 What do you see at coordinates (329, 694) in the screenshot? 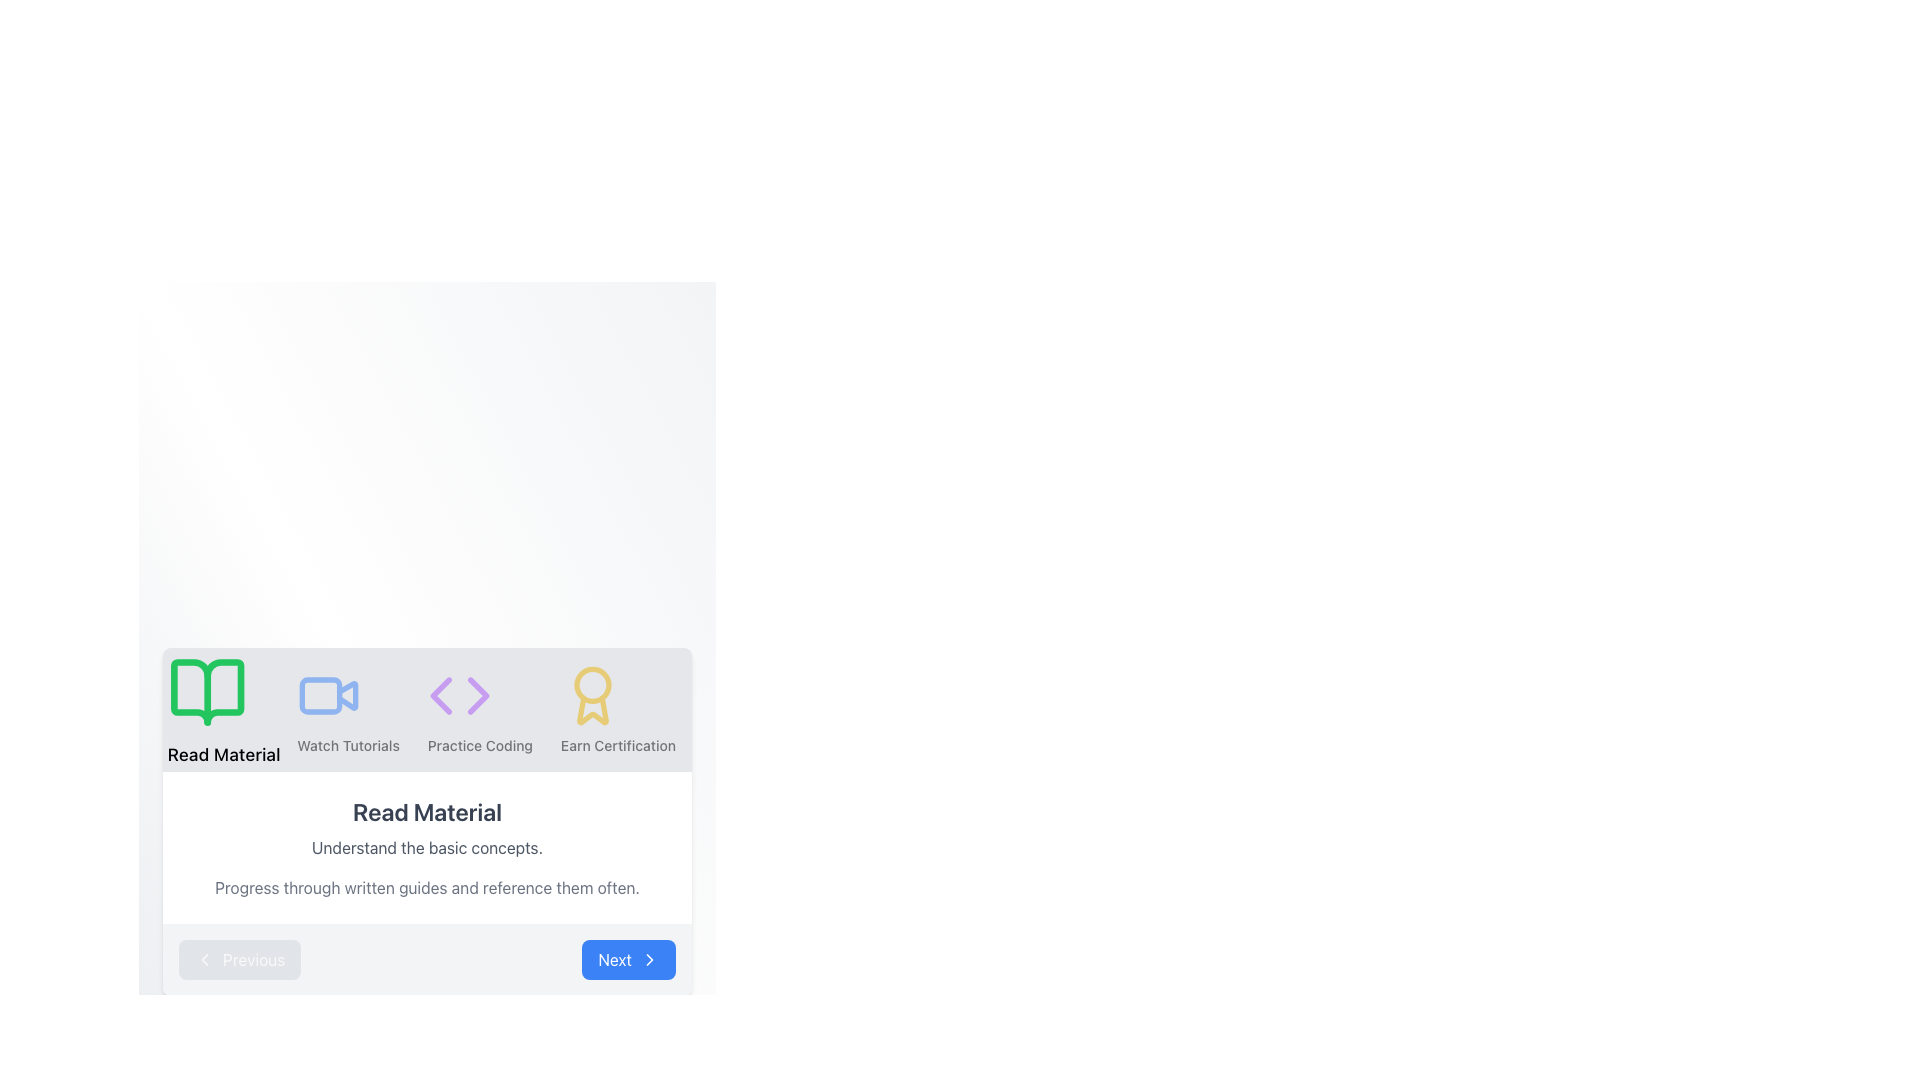
I see `the tutorial video icon, which is the second icon in a horizontal layout, positioned between the green book icon labeled 'Read Material' and a purple coding icon` at bounding box center [329, 694].